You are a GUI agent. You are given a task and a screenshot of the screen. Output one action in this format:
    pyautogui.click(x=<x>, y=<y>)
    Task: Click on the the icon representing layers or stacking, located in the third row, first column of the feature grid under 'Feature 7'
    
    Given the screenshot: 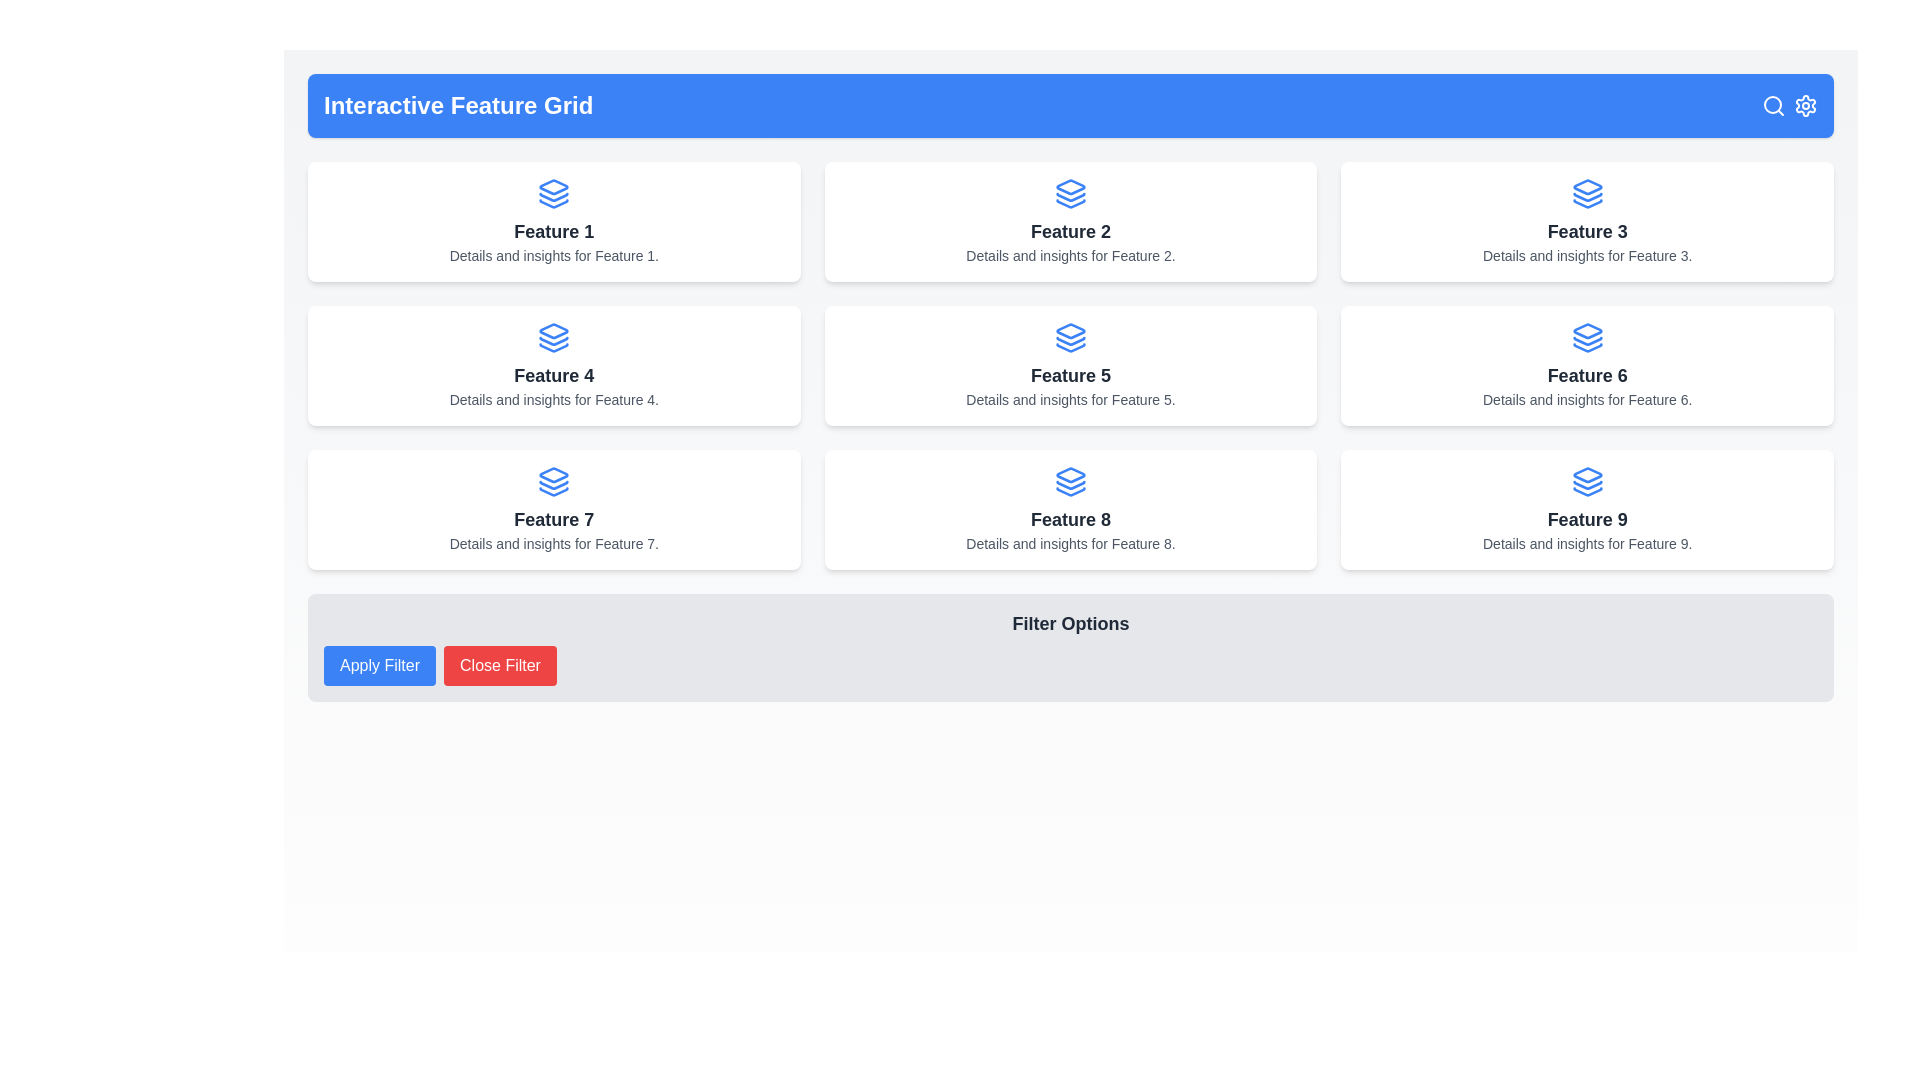 What is the action you would take?
    pyautogui.click(x=554, y=482)
    